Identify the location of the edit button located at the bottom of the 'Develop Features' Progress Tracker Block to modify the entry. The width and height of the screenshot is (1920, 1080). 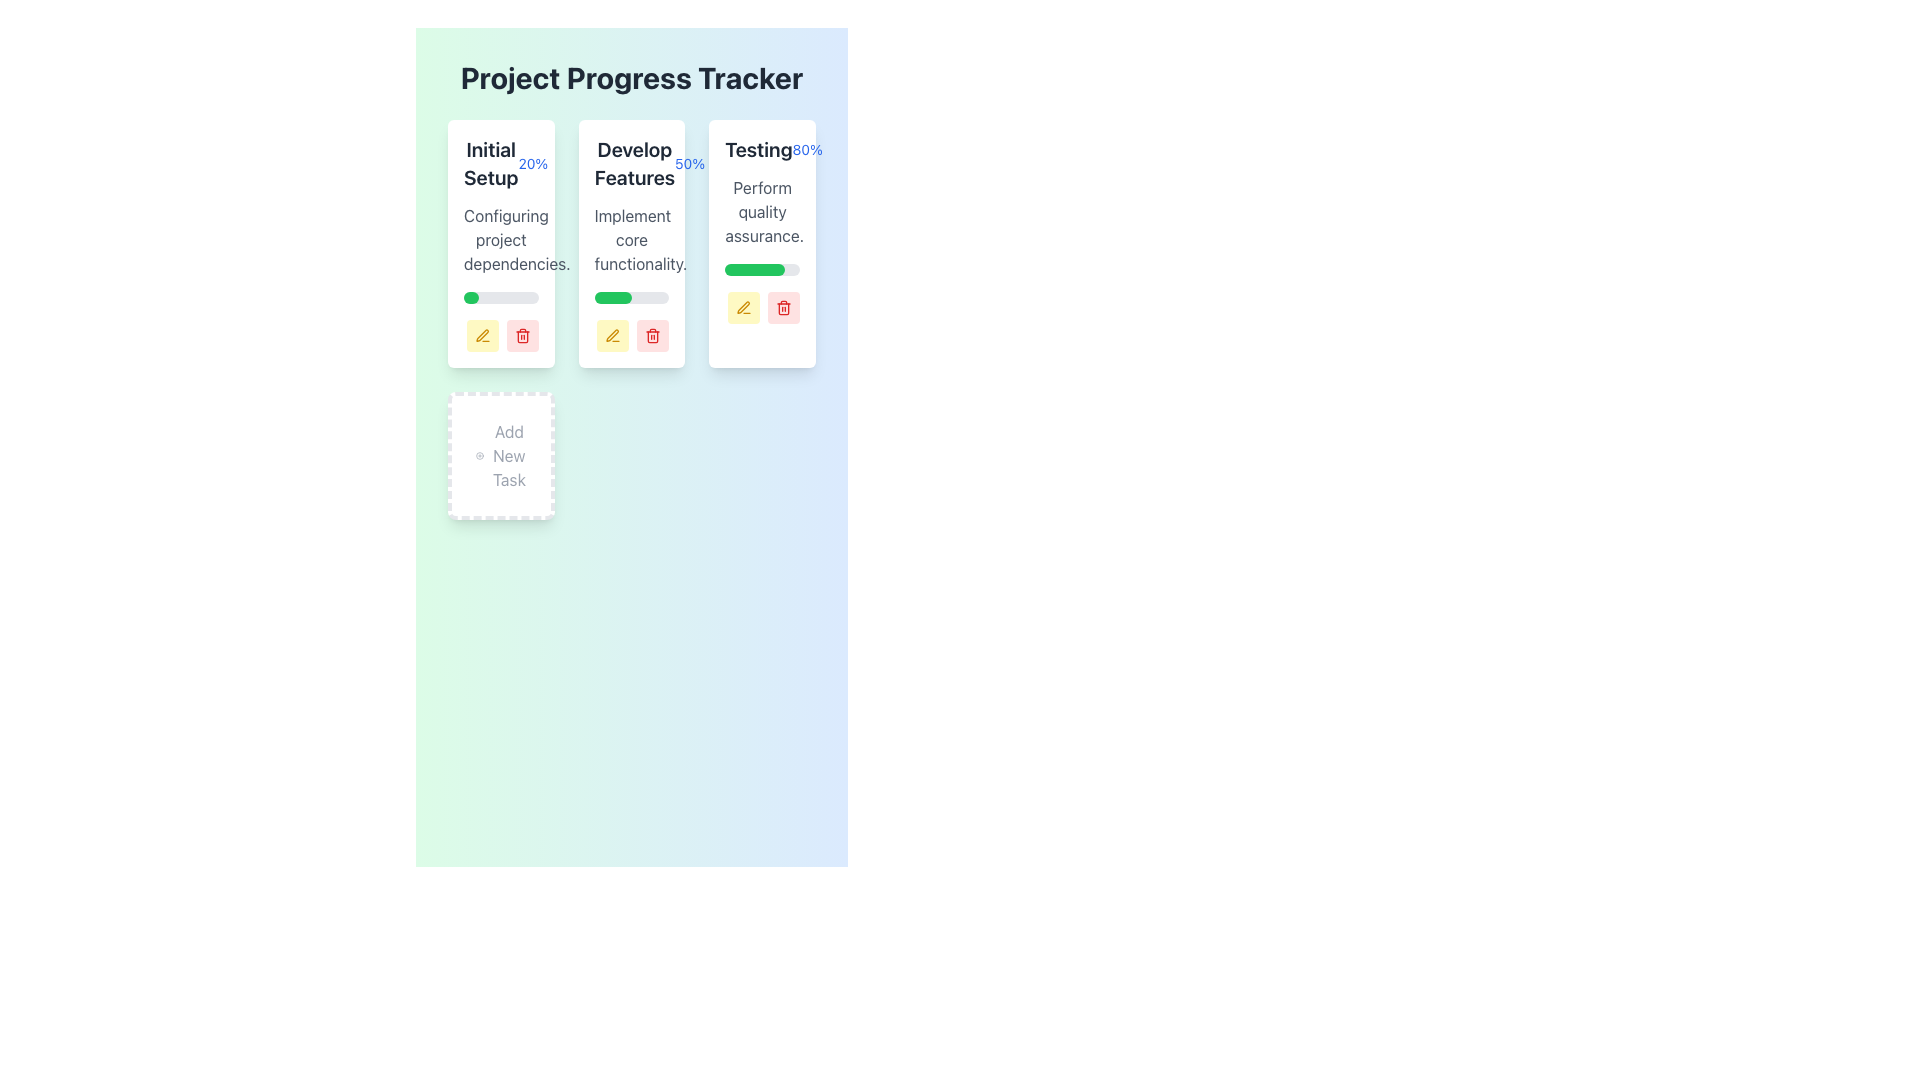
(631, 319).